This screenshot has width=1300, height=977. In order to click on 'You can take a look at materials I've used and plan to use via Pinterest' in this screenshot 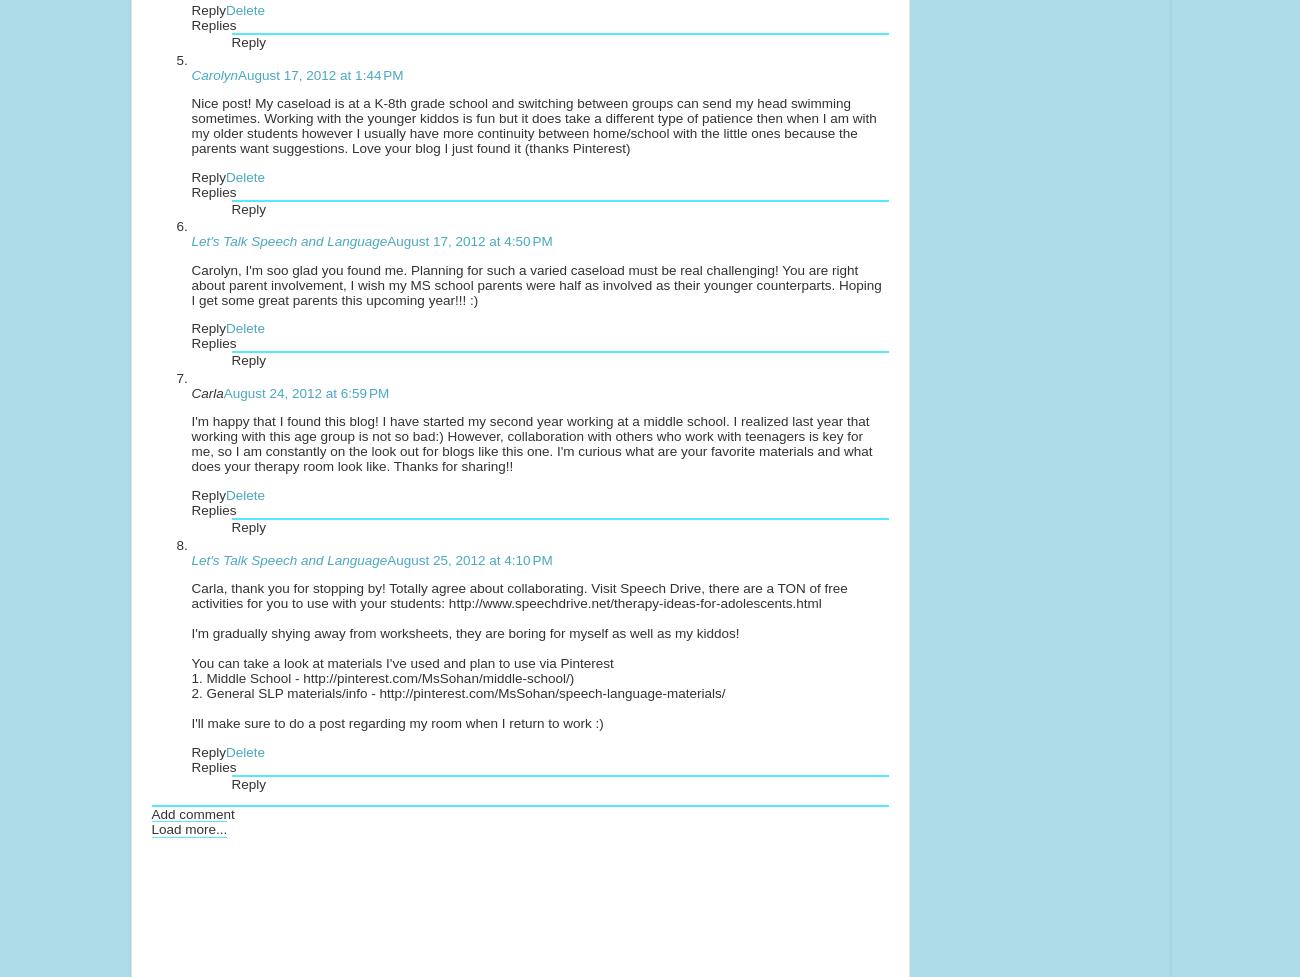, I will do `click(401, 663)`.